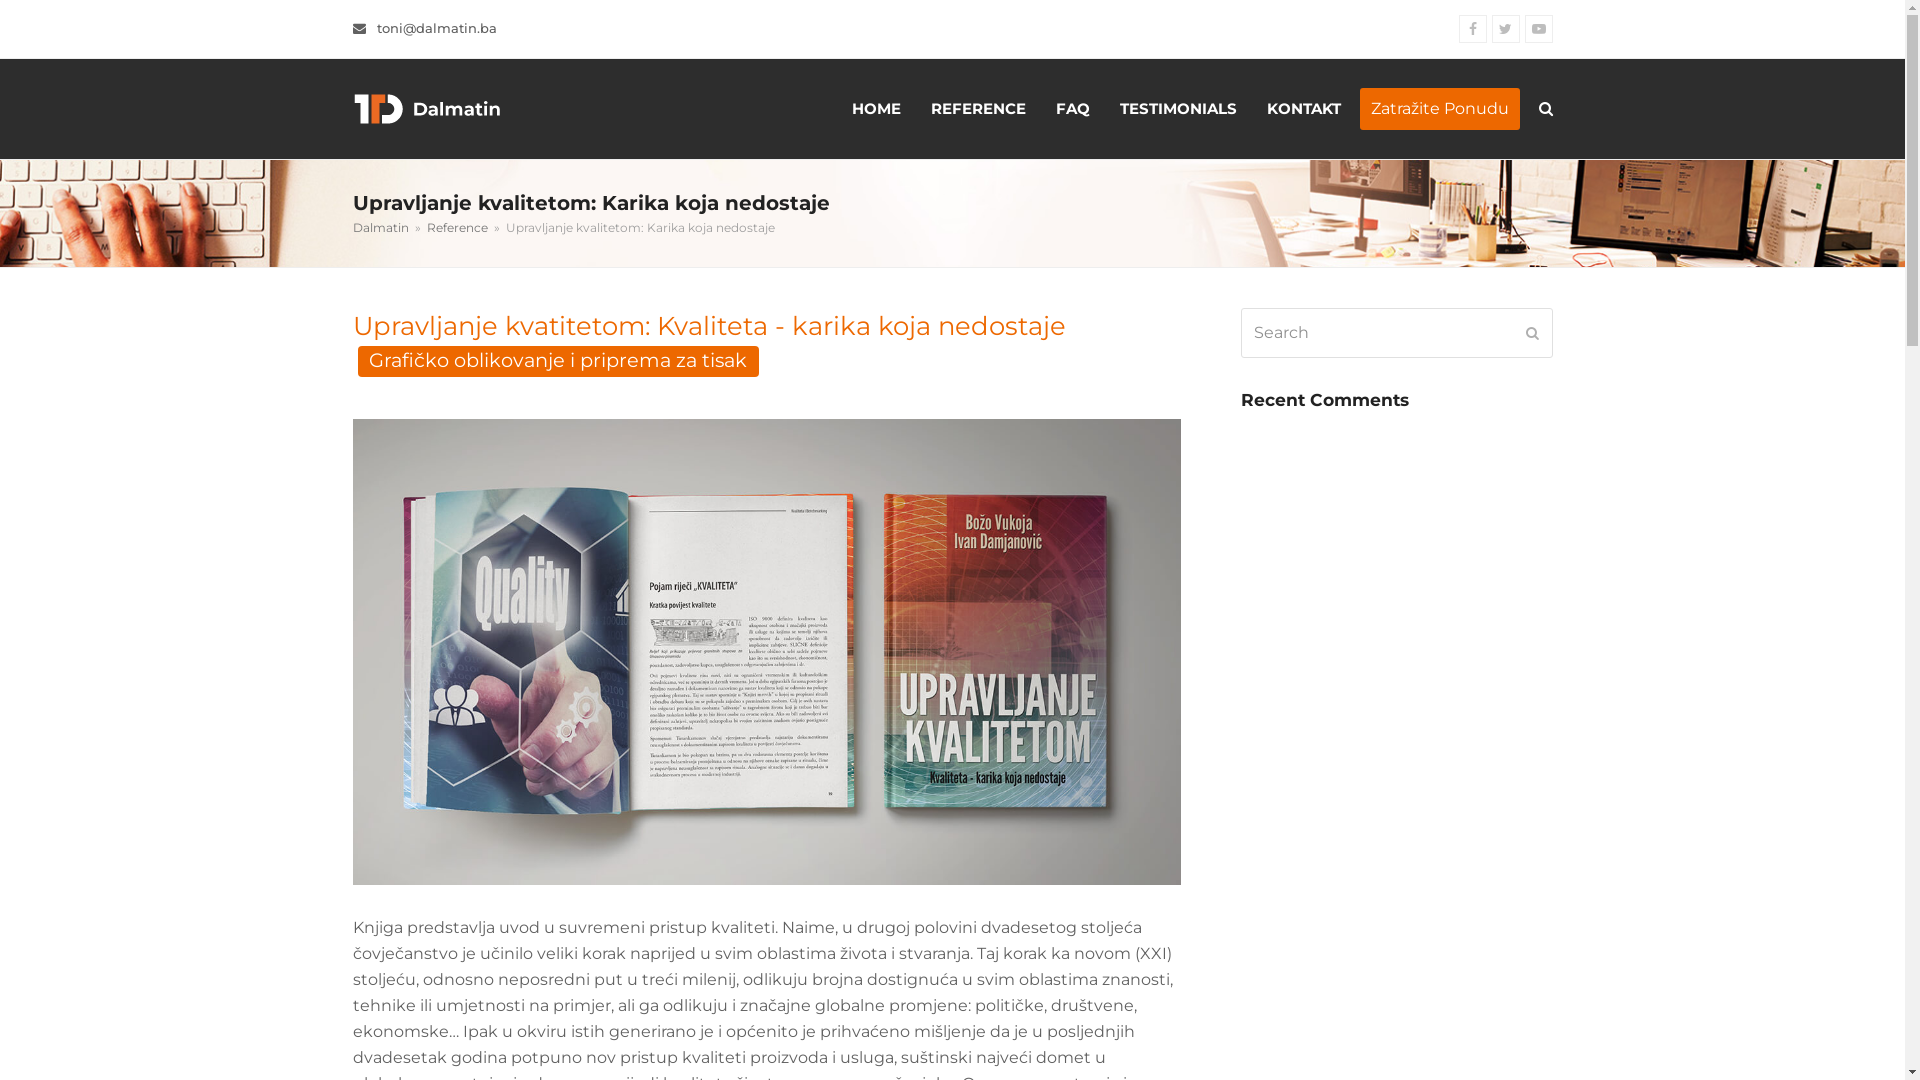 The image size is (1920, 1080). What do you see at coordinates (455, 226) in the screenshot?
I see `'Reference'` at bounding box center [455, 226].